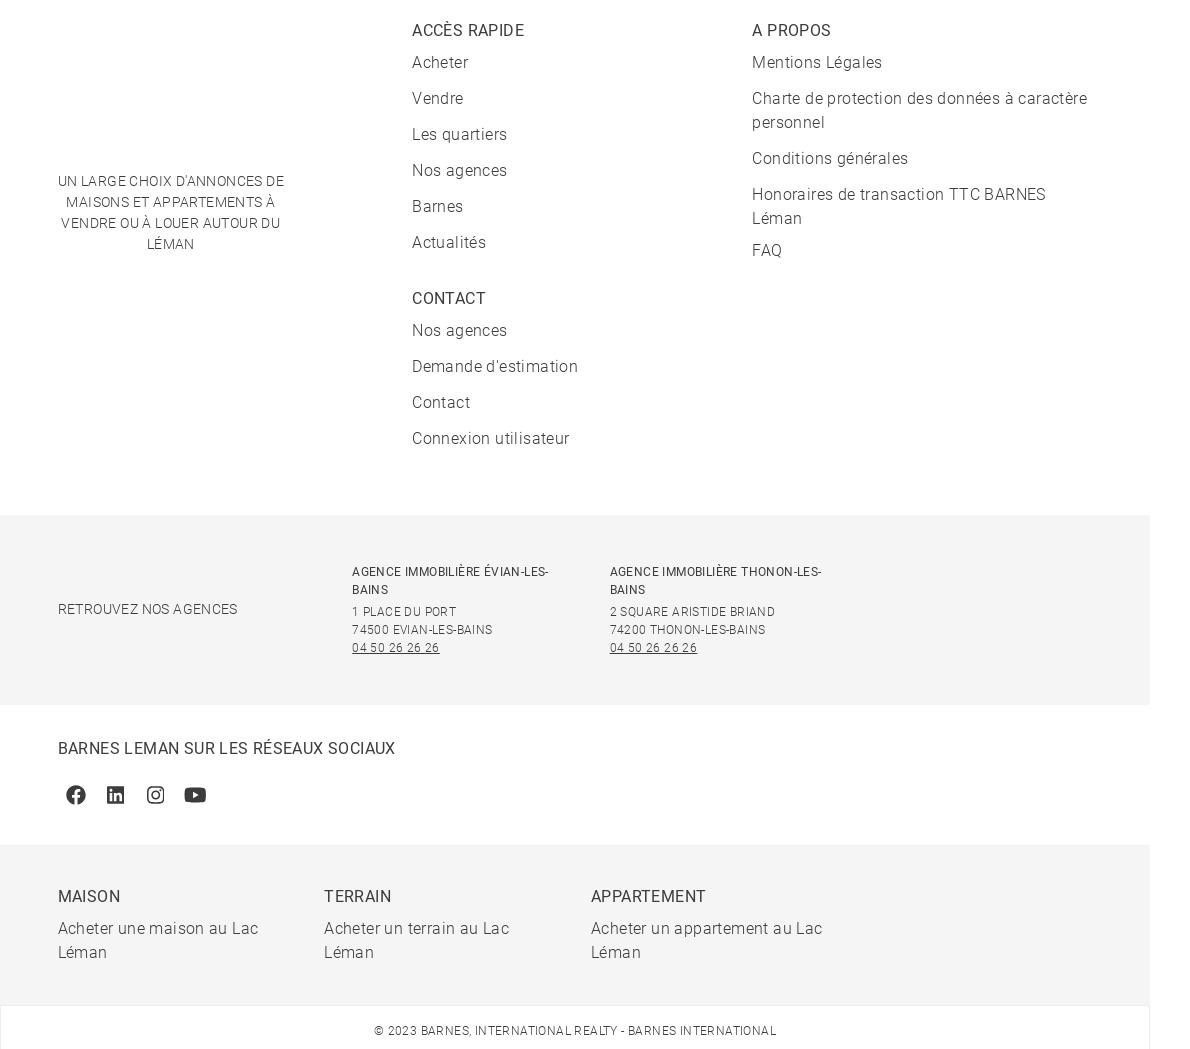 The image size is (1190, 1049). What do you see at coordinates (458, 133) in the screenshot?
I see `'Les quartiers'` at bounding box center [458, 133].